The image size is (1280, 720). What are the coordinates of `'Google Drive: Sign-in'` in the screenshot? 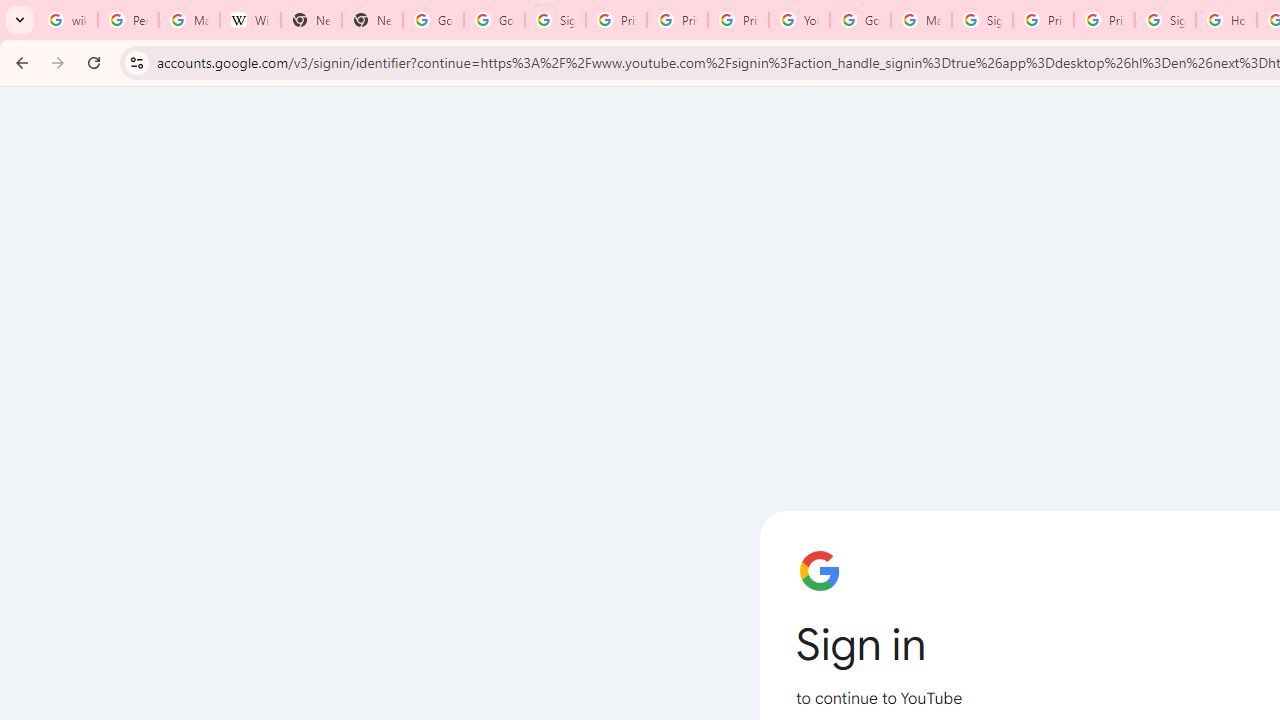 It's located at (494, 20).